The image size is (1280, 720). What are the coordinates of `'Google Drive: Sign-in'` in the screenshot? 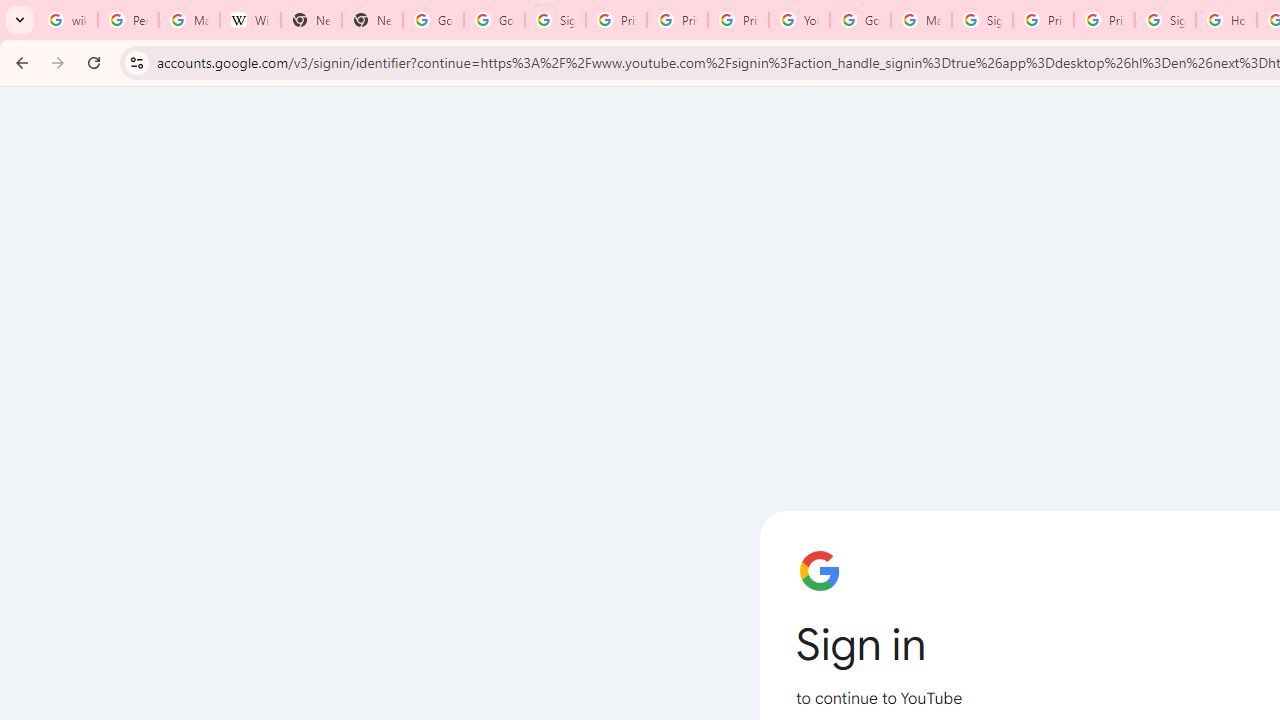 It's located at (494, 20).